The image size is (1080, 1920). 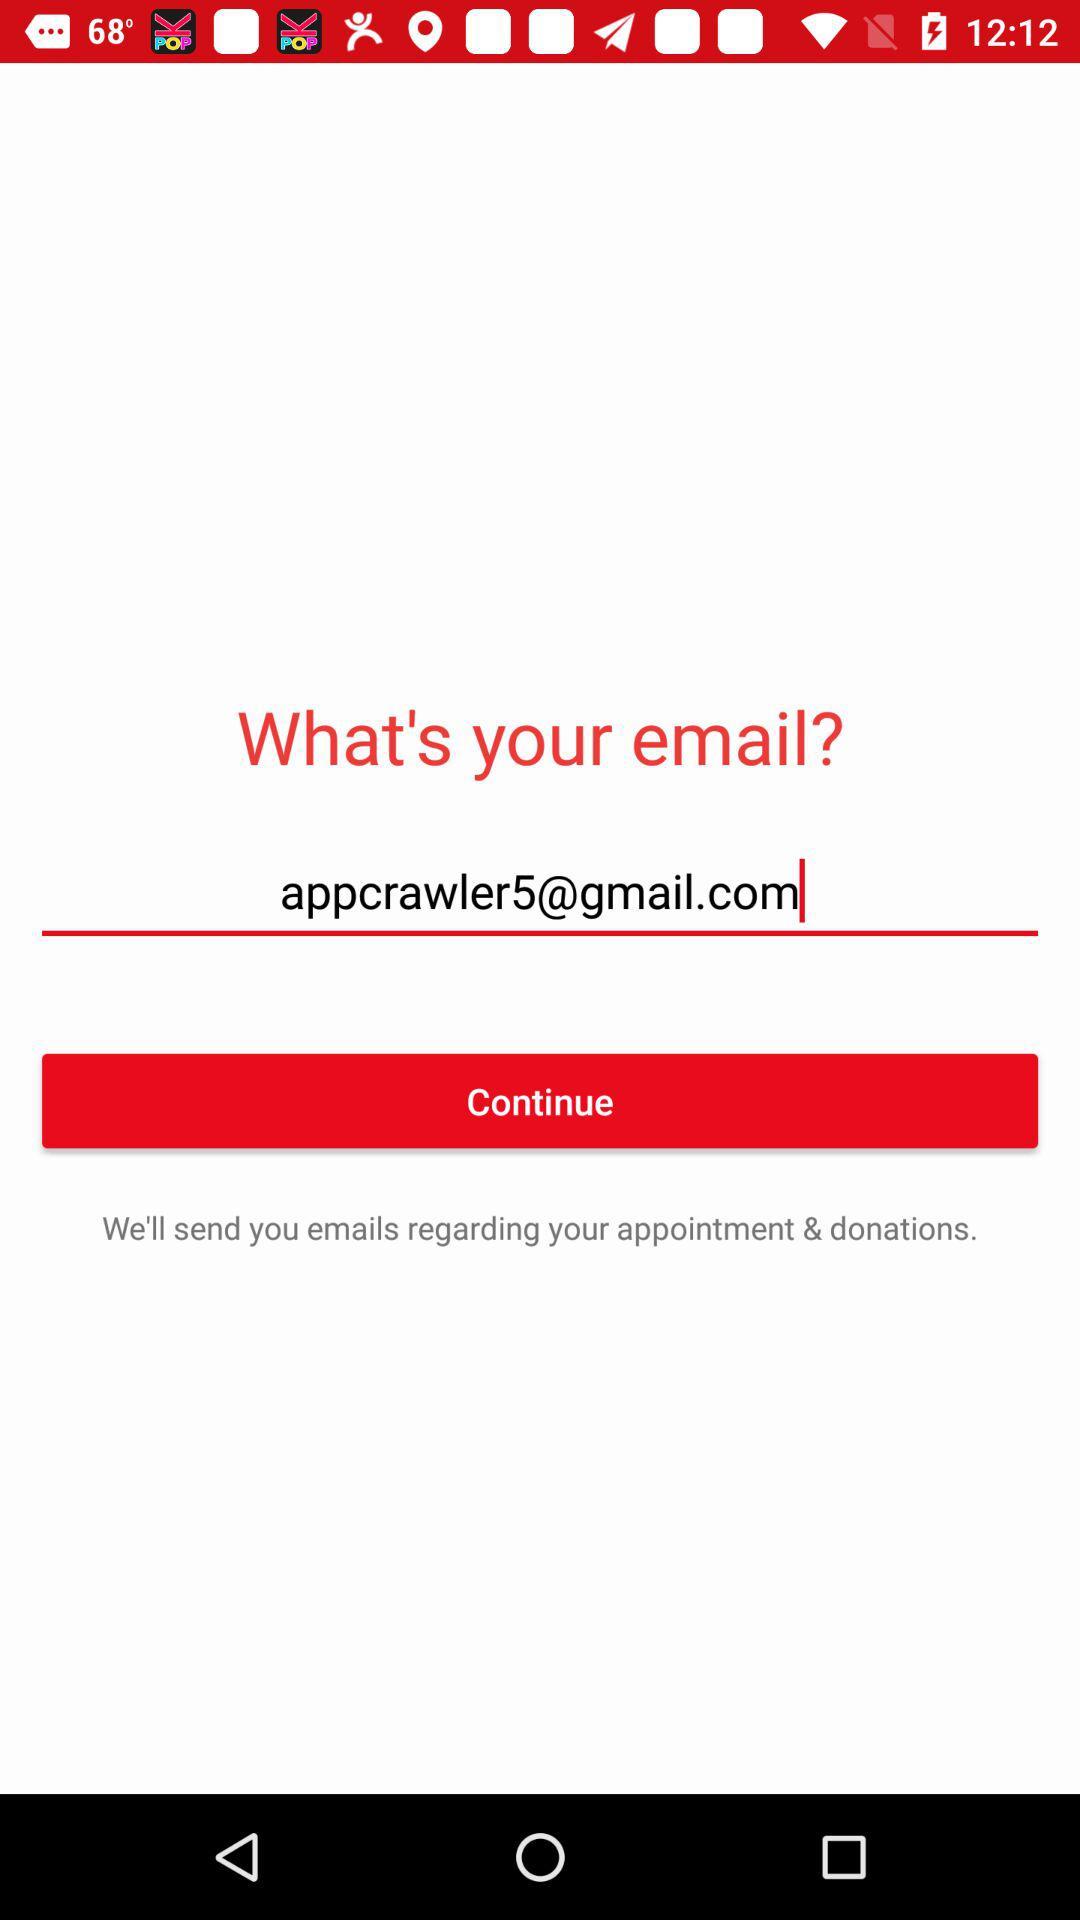 I want to click on appcrawler5@gmail.com, so click(x=540, y=889).